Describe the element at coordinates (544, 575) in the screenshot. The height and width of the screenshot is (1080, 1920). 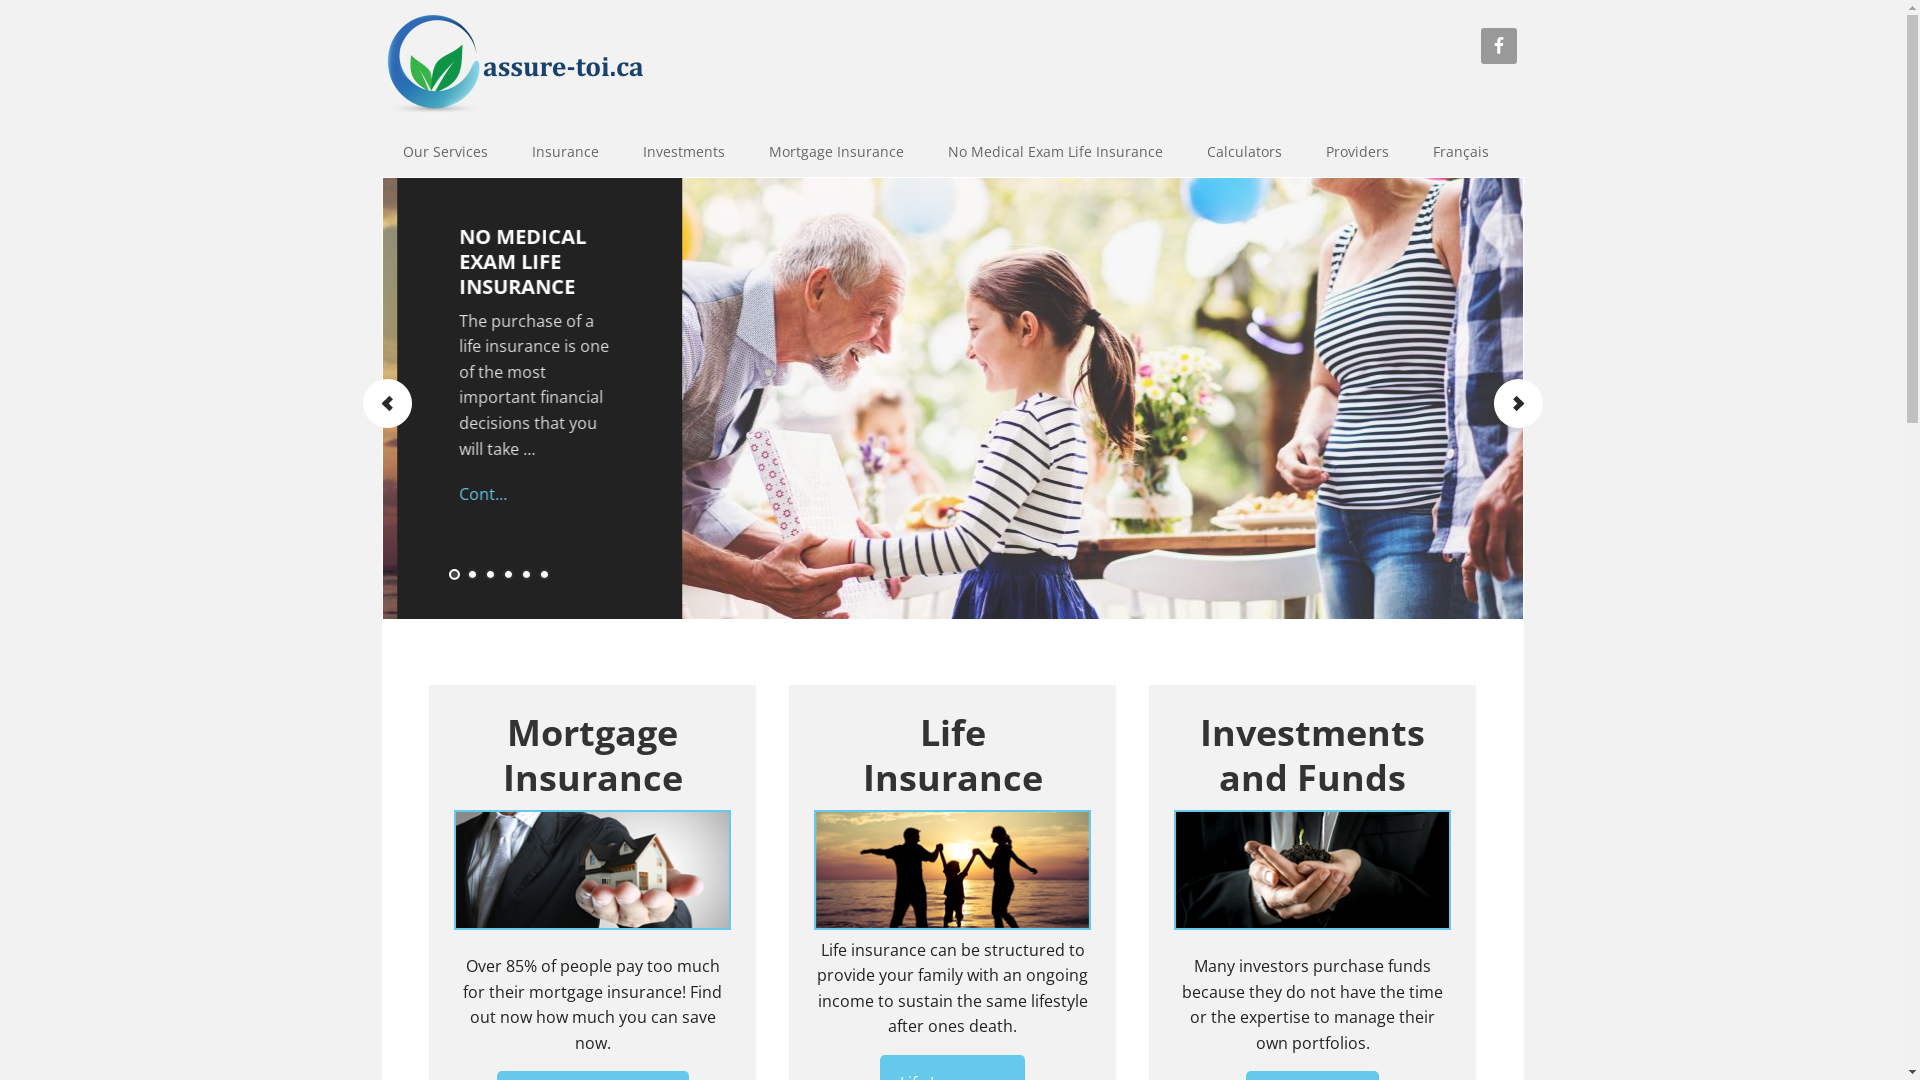
I see `'6'` at that location.